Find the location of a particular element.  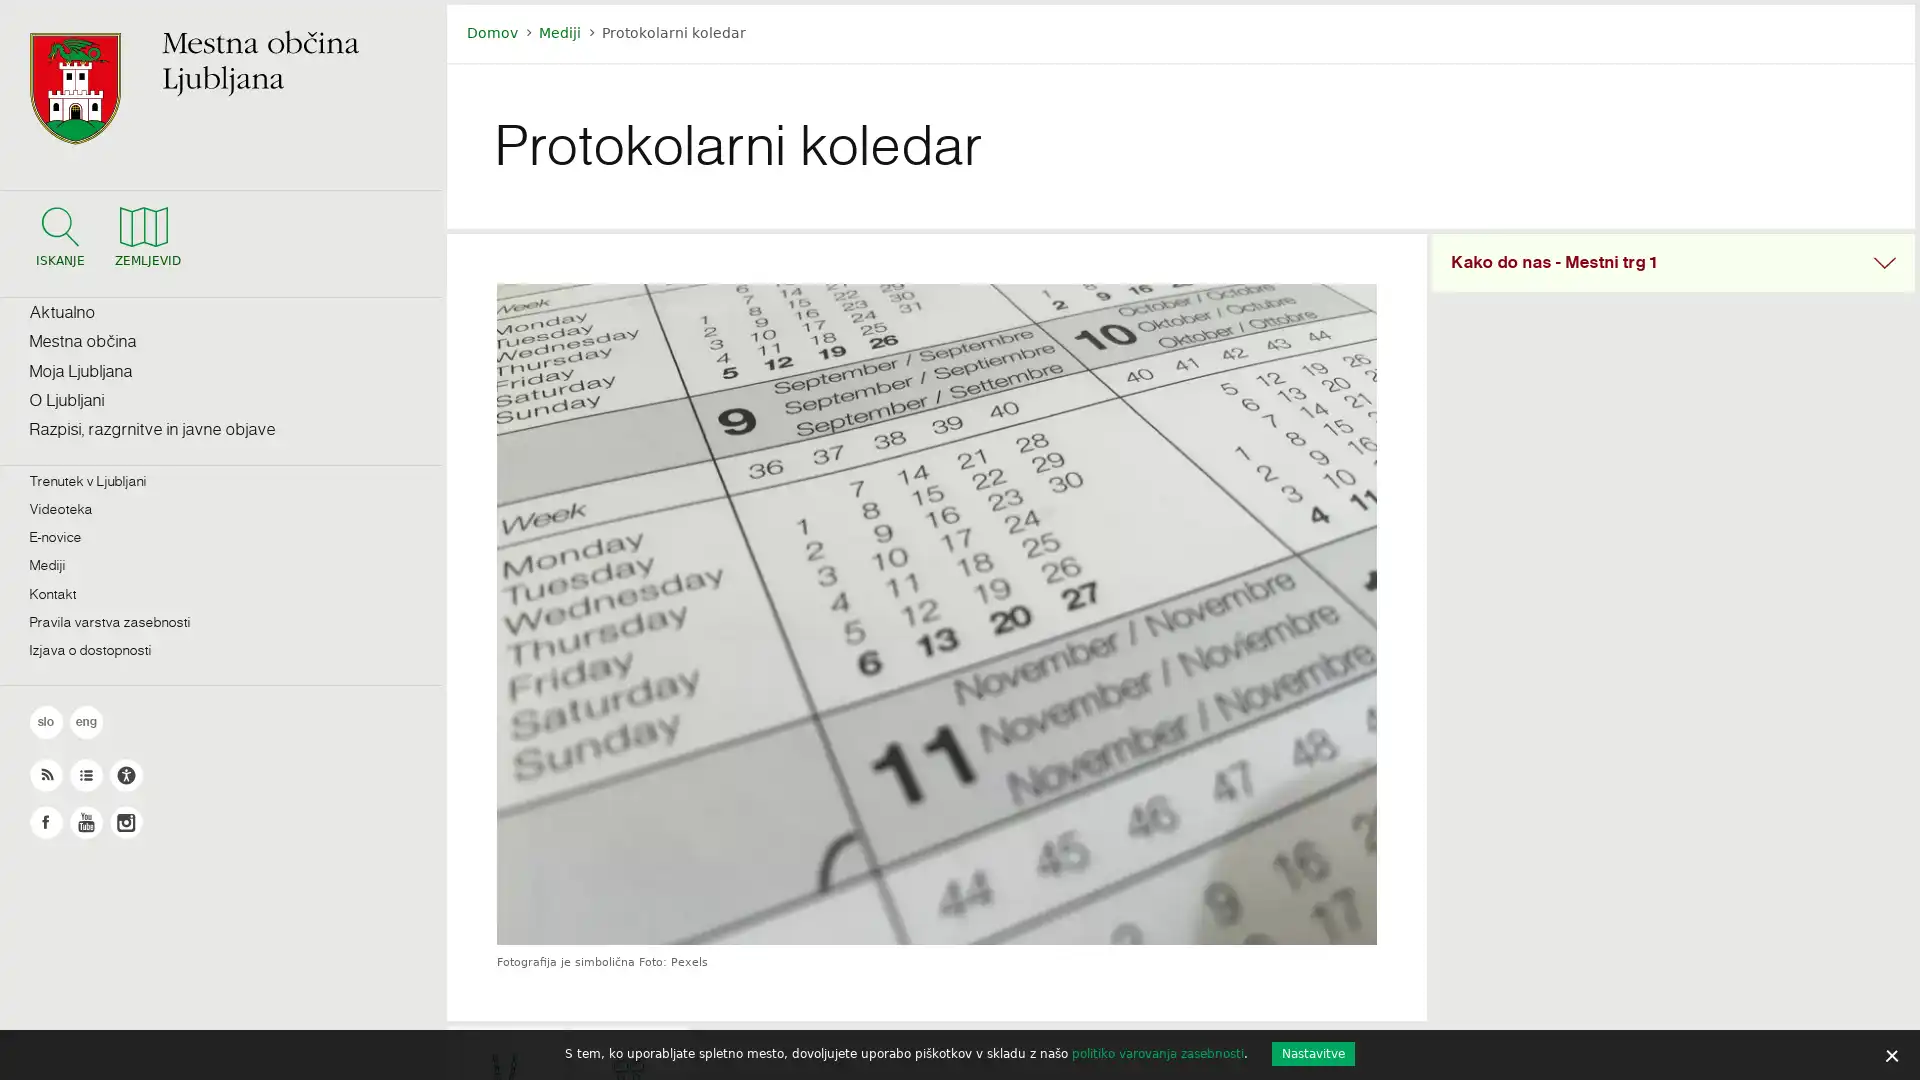

Najdi is located at coordinates (1185, 316).